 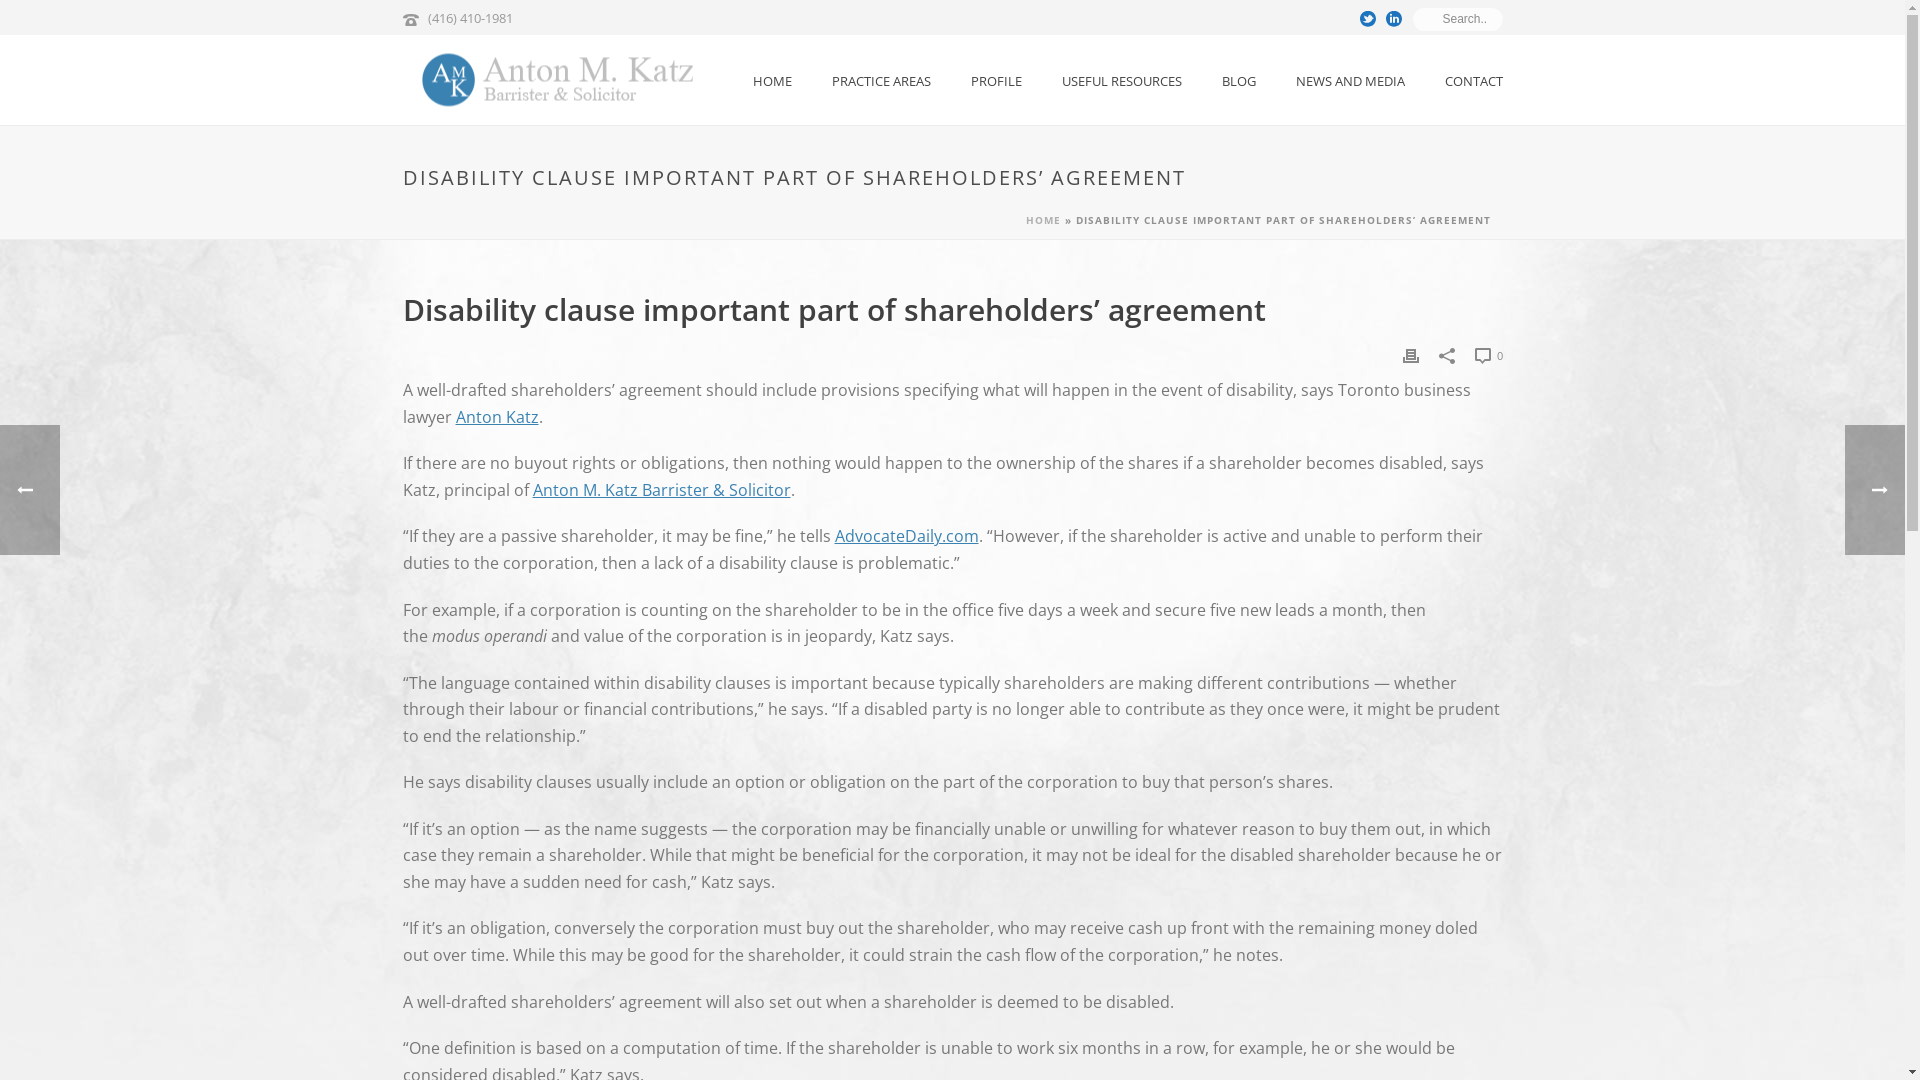 What do you see at coordinates (1350, 80) in the screenshot?
I see `'NEWS AND MEDIA'` at bounding box center [1350, 80].